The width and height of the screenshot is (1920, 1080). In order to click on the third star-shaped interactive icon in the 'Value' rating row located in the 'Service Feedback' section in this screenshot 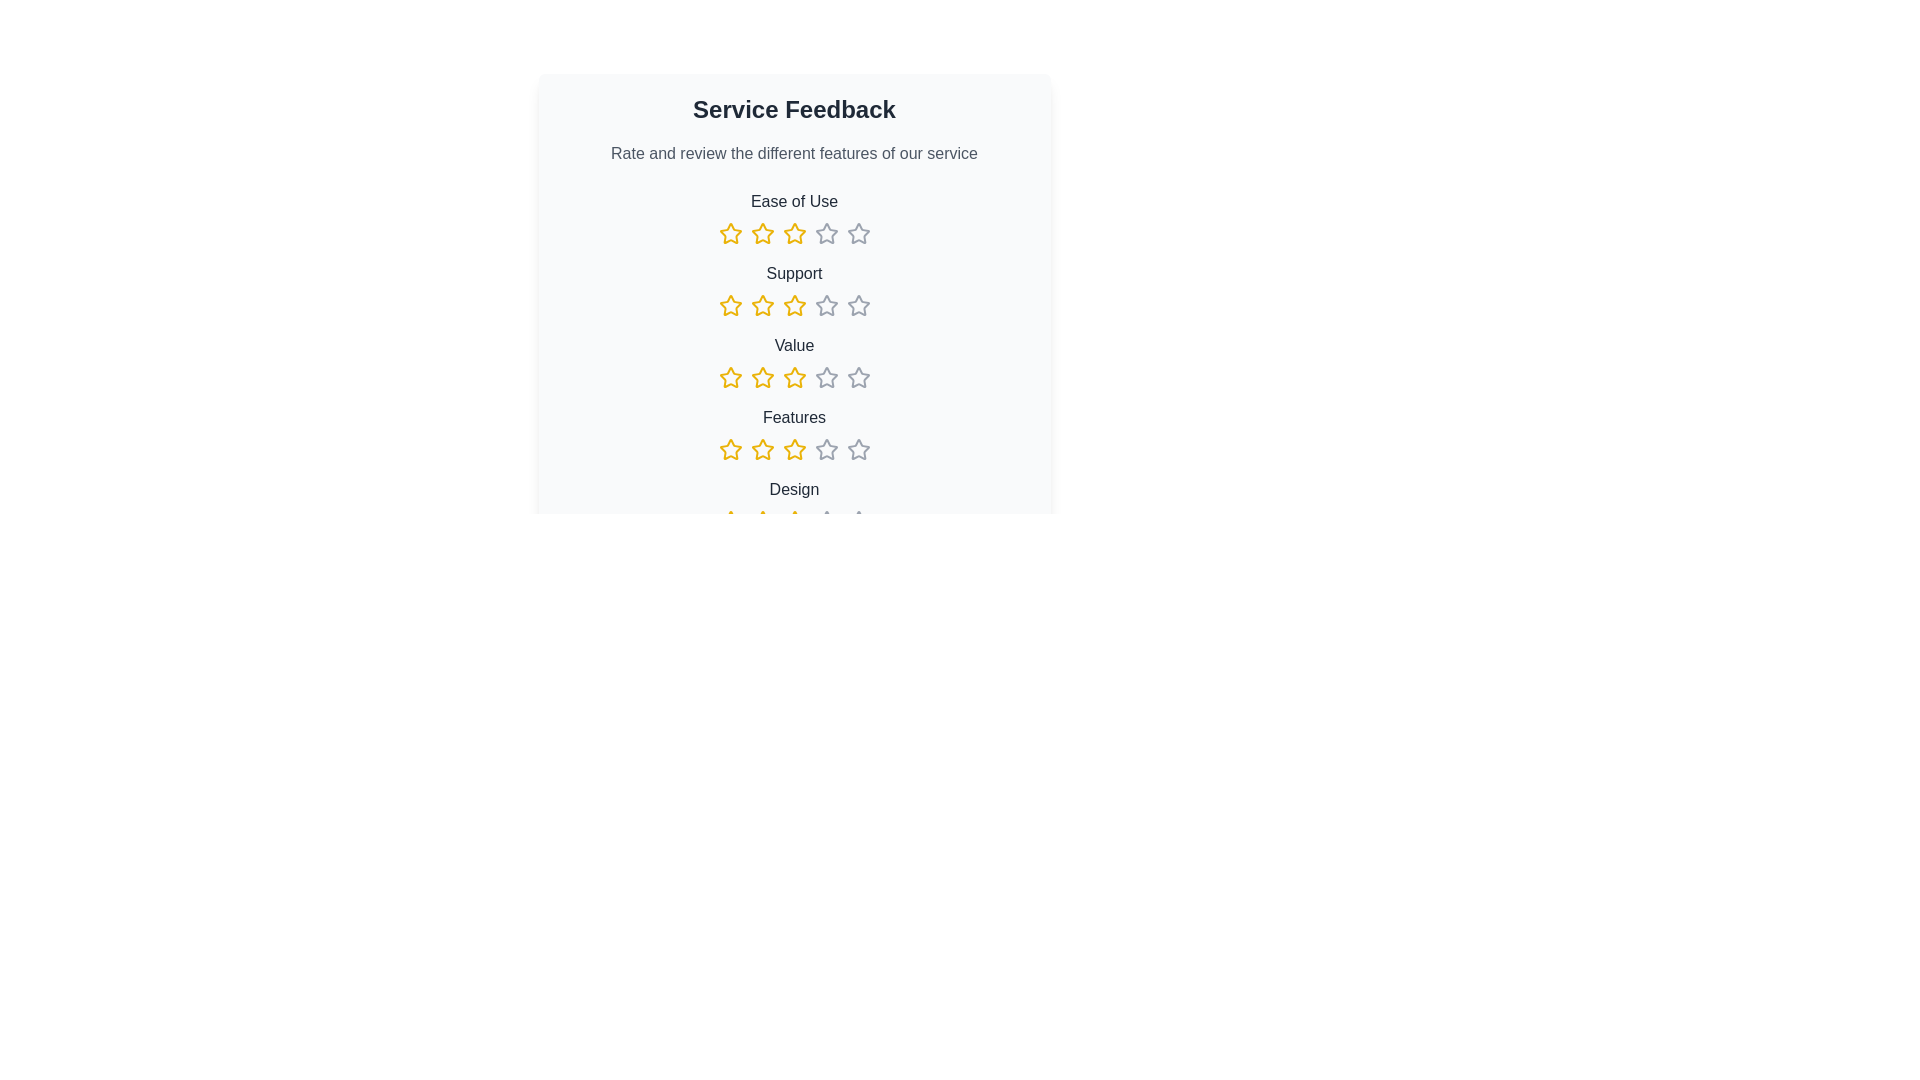, I will do `click(826, 377)`.